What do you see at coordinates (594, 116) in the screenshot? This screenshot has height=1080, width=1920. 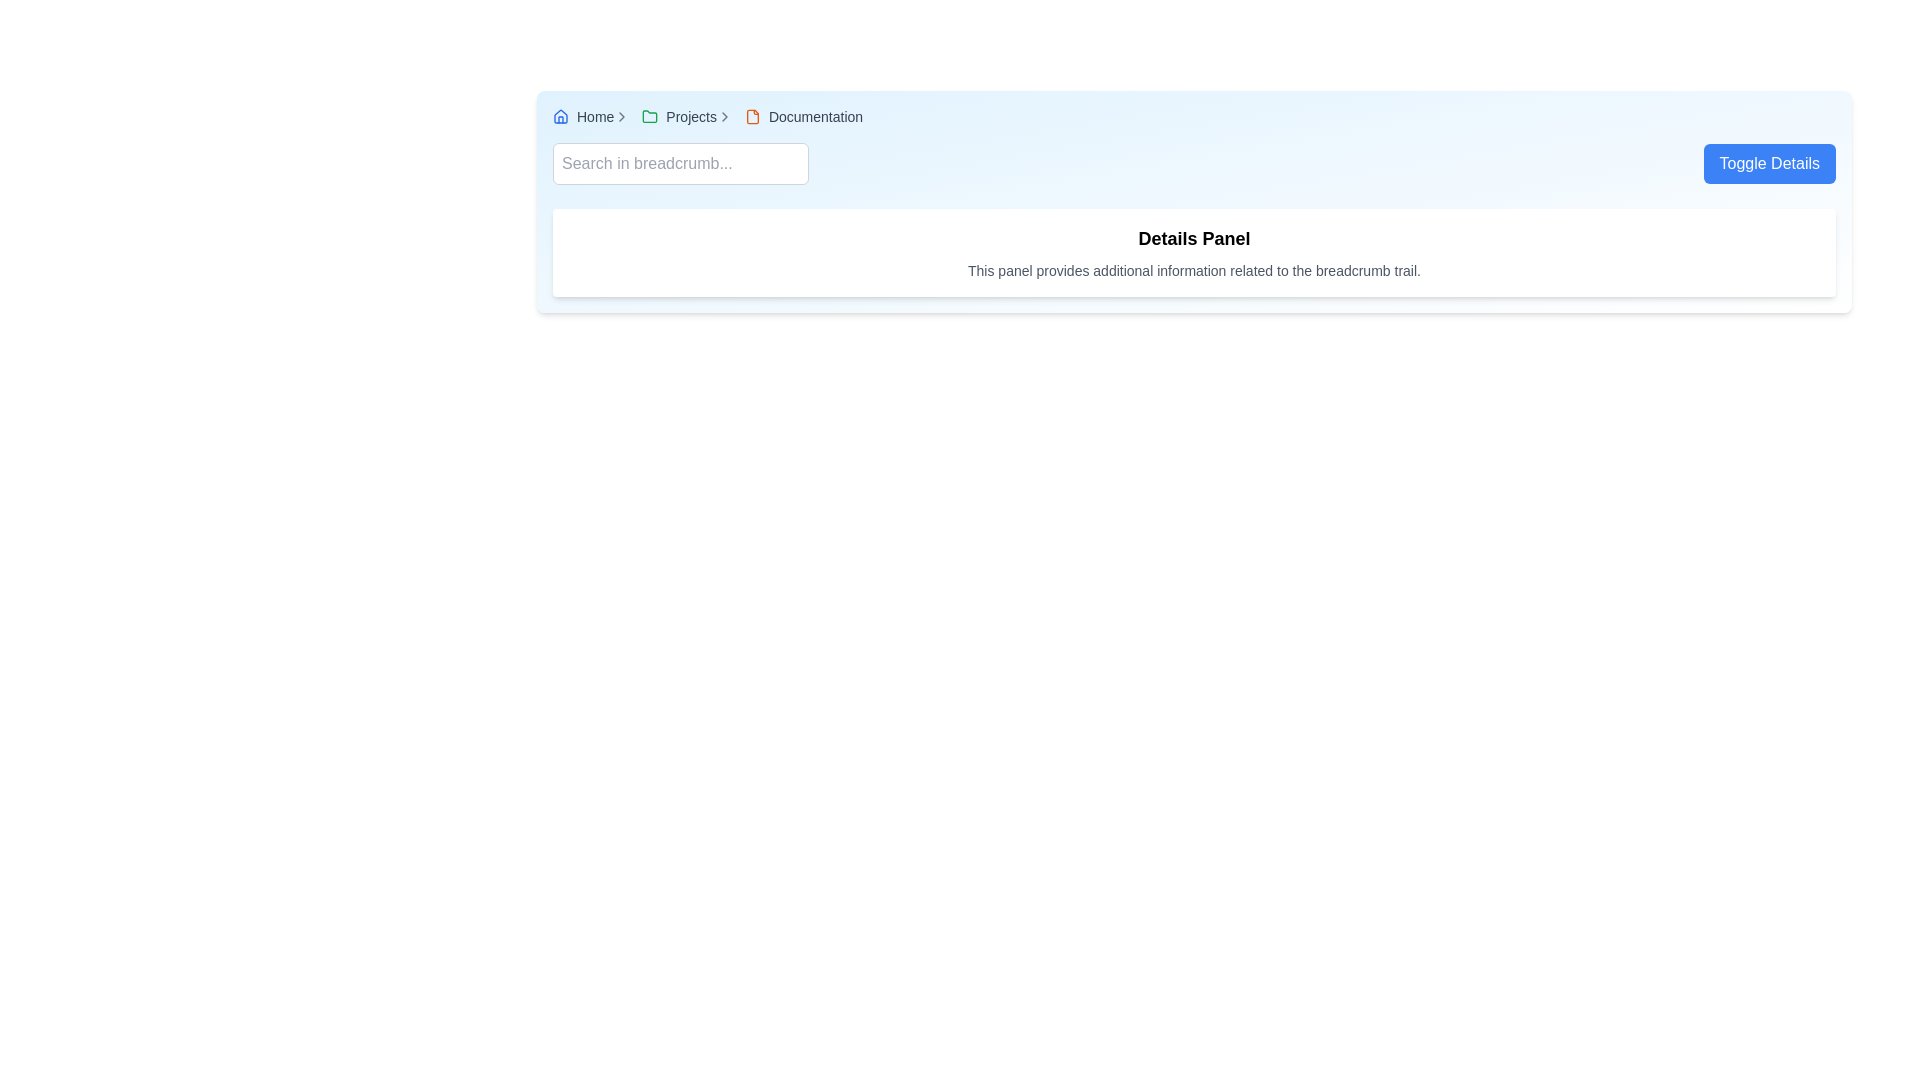 I see `the text label within the breadcrumb navigation bar that serves as a hyperlink` at bounding box center [594, 116].